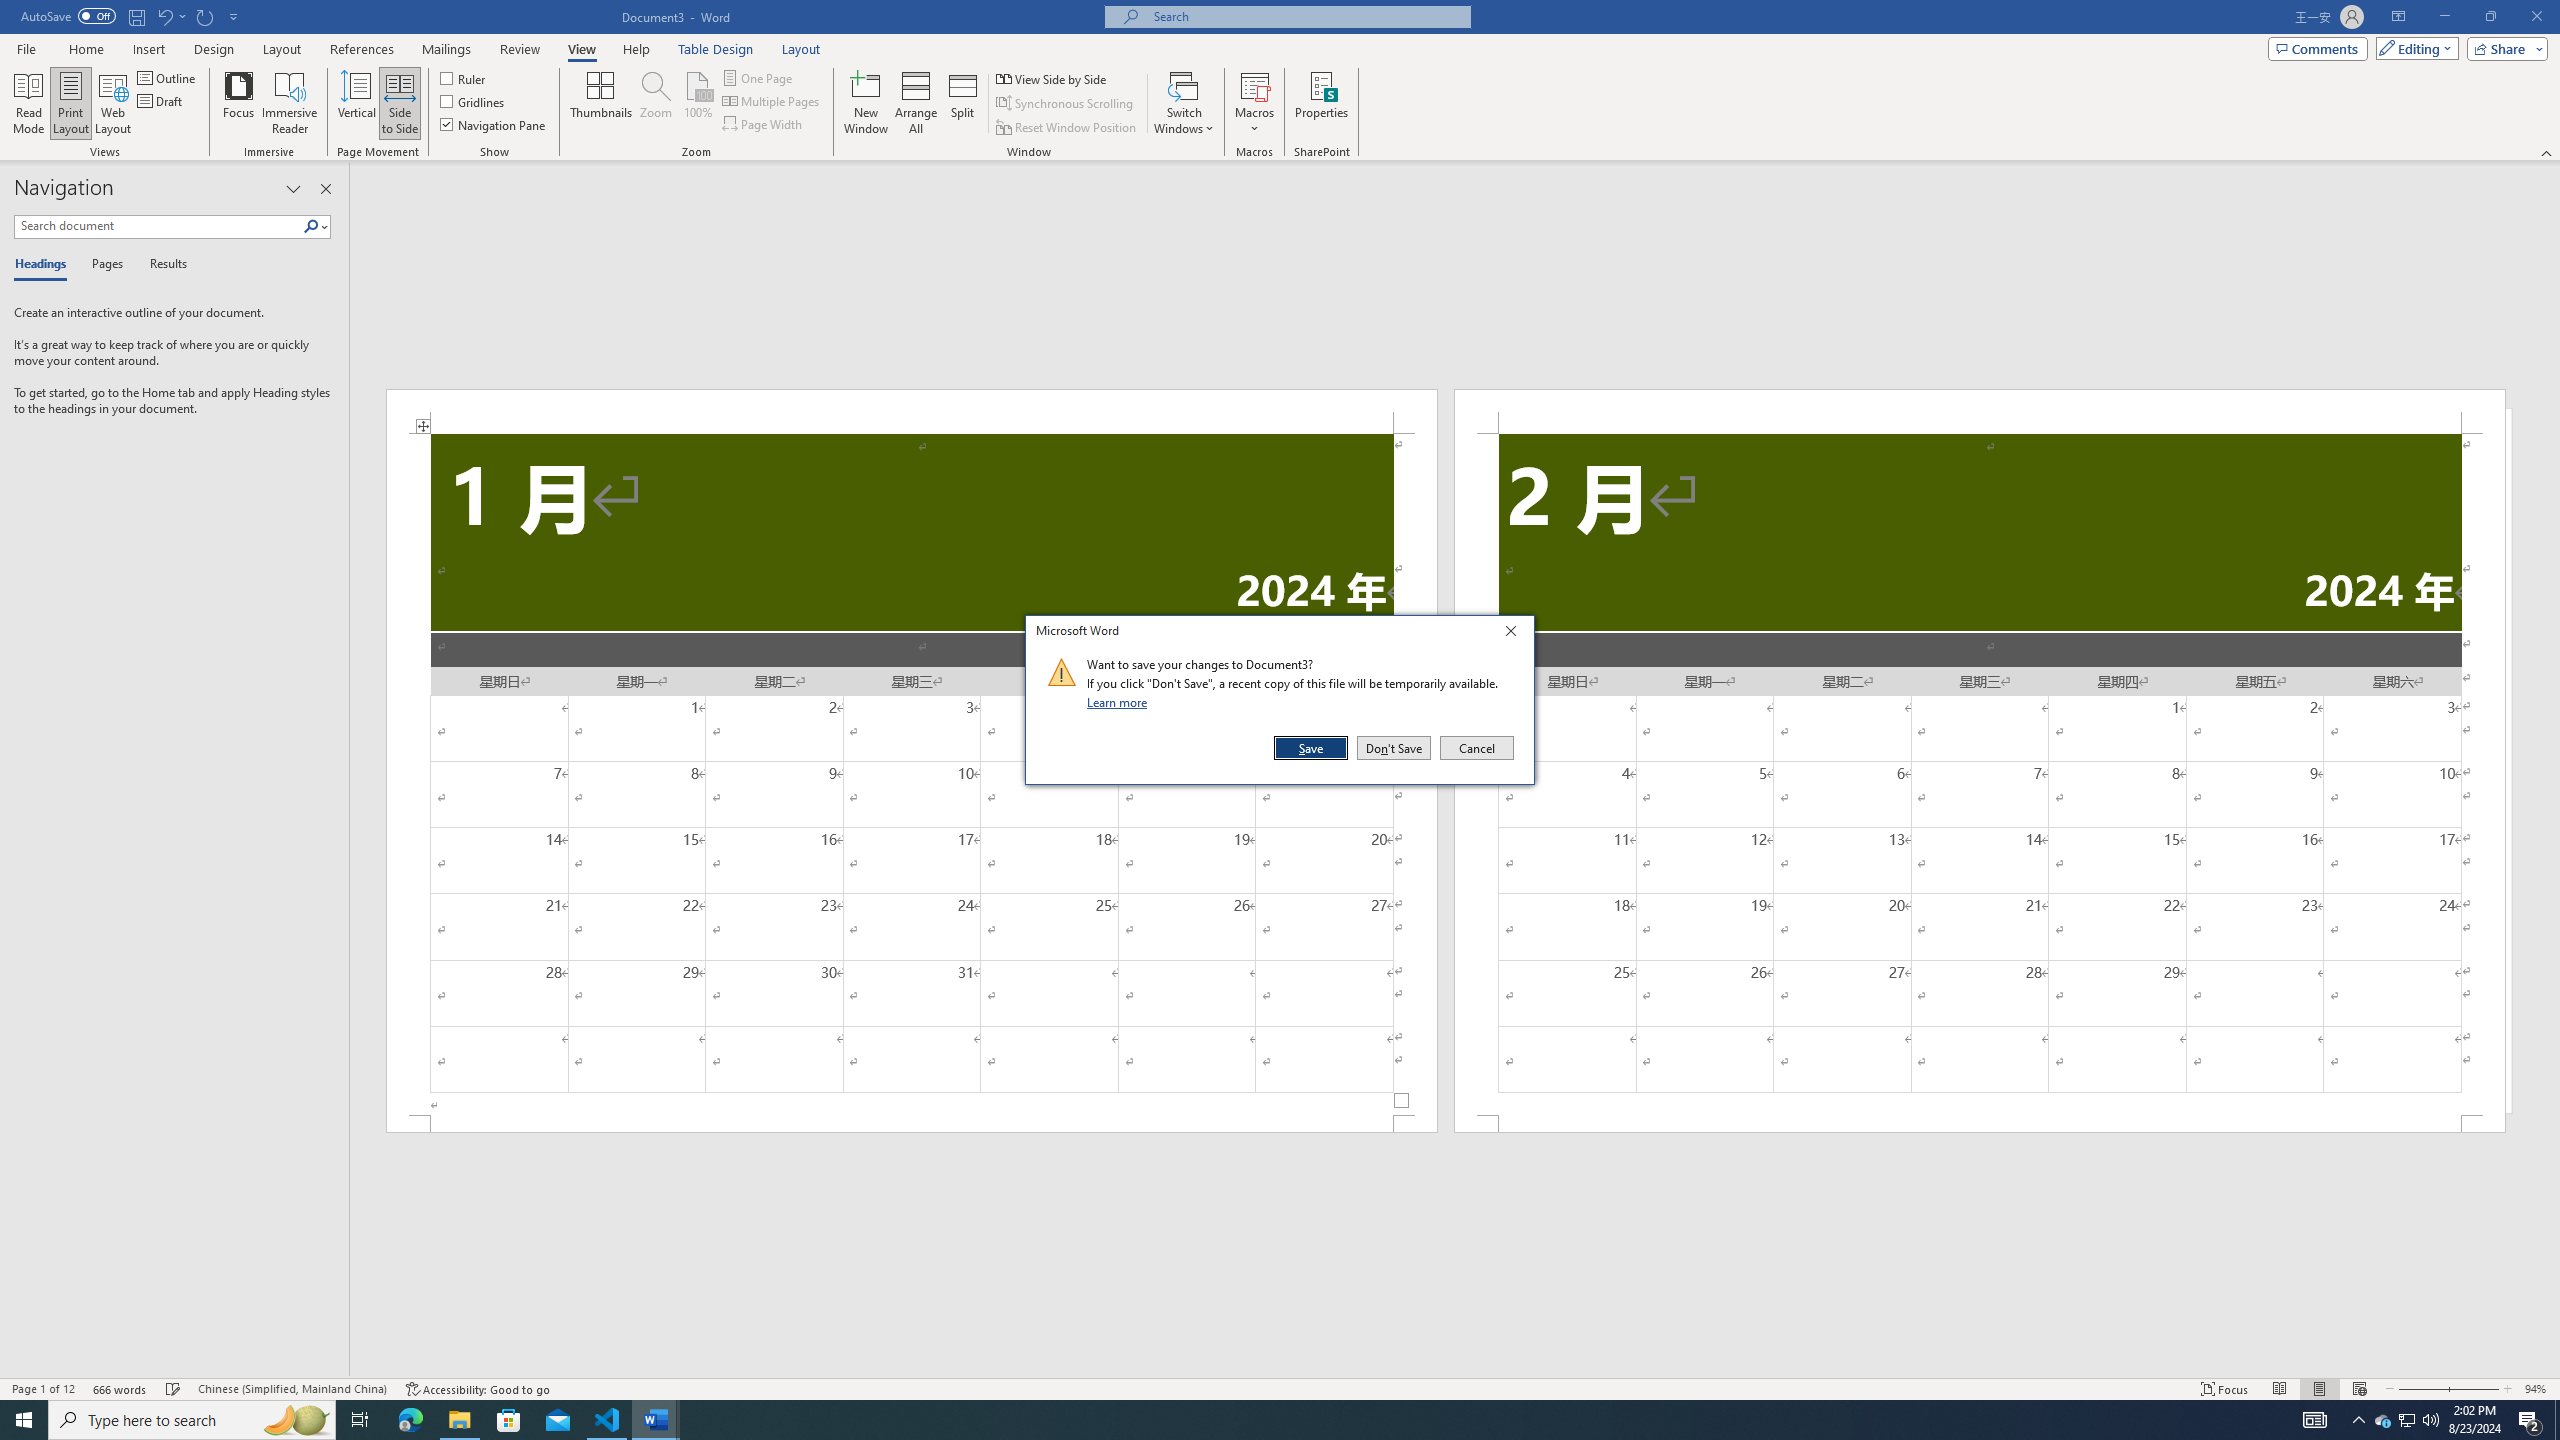  I want to click on 'Learn more', so click(1120, 701).